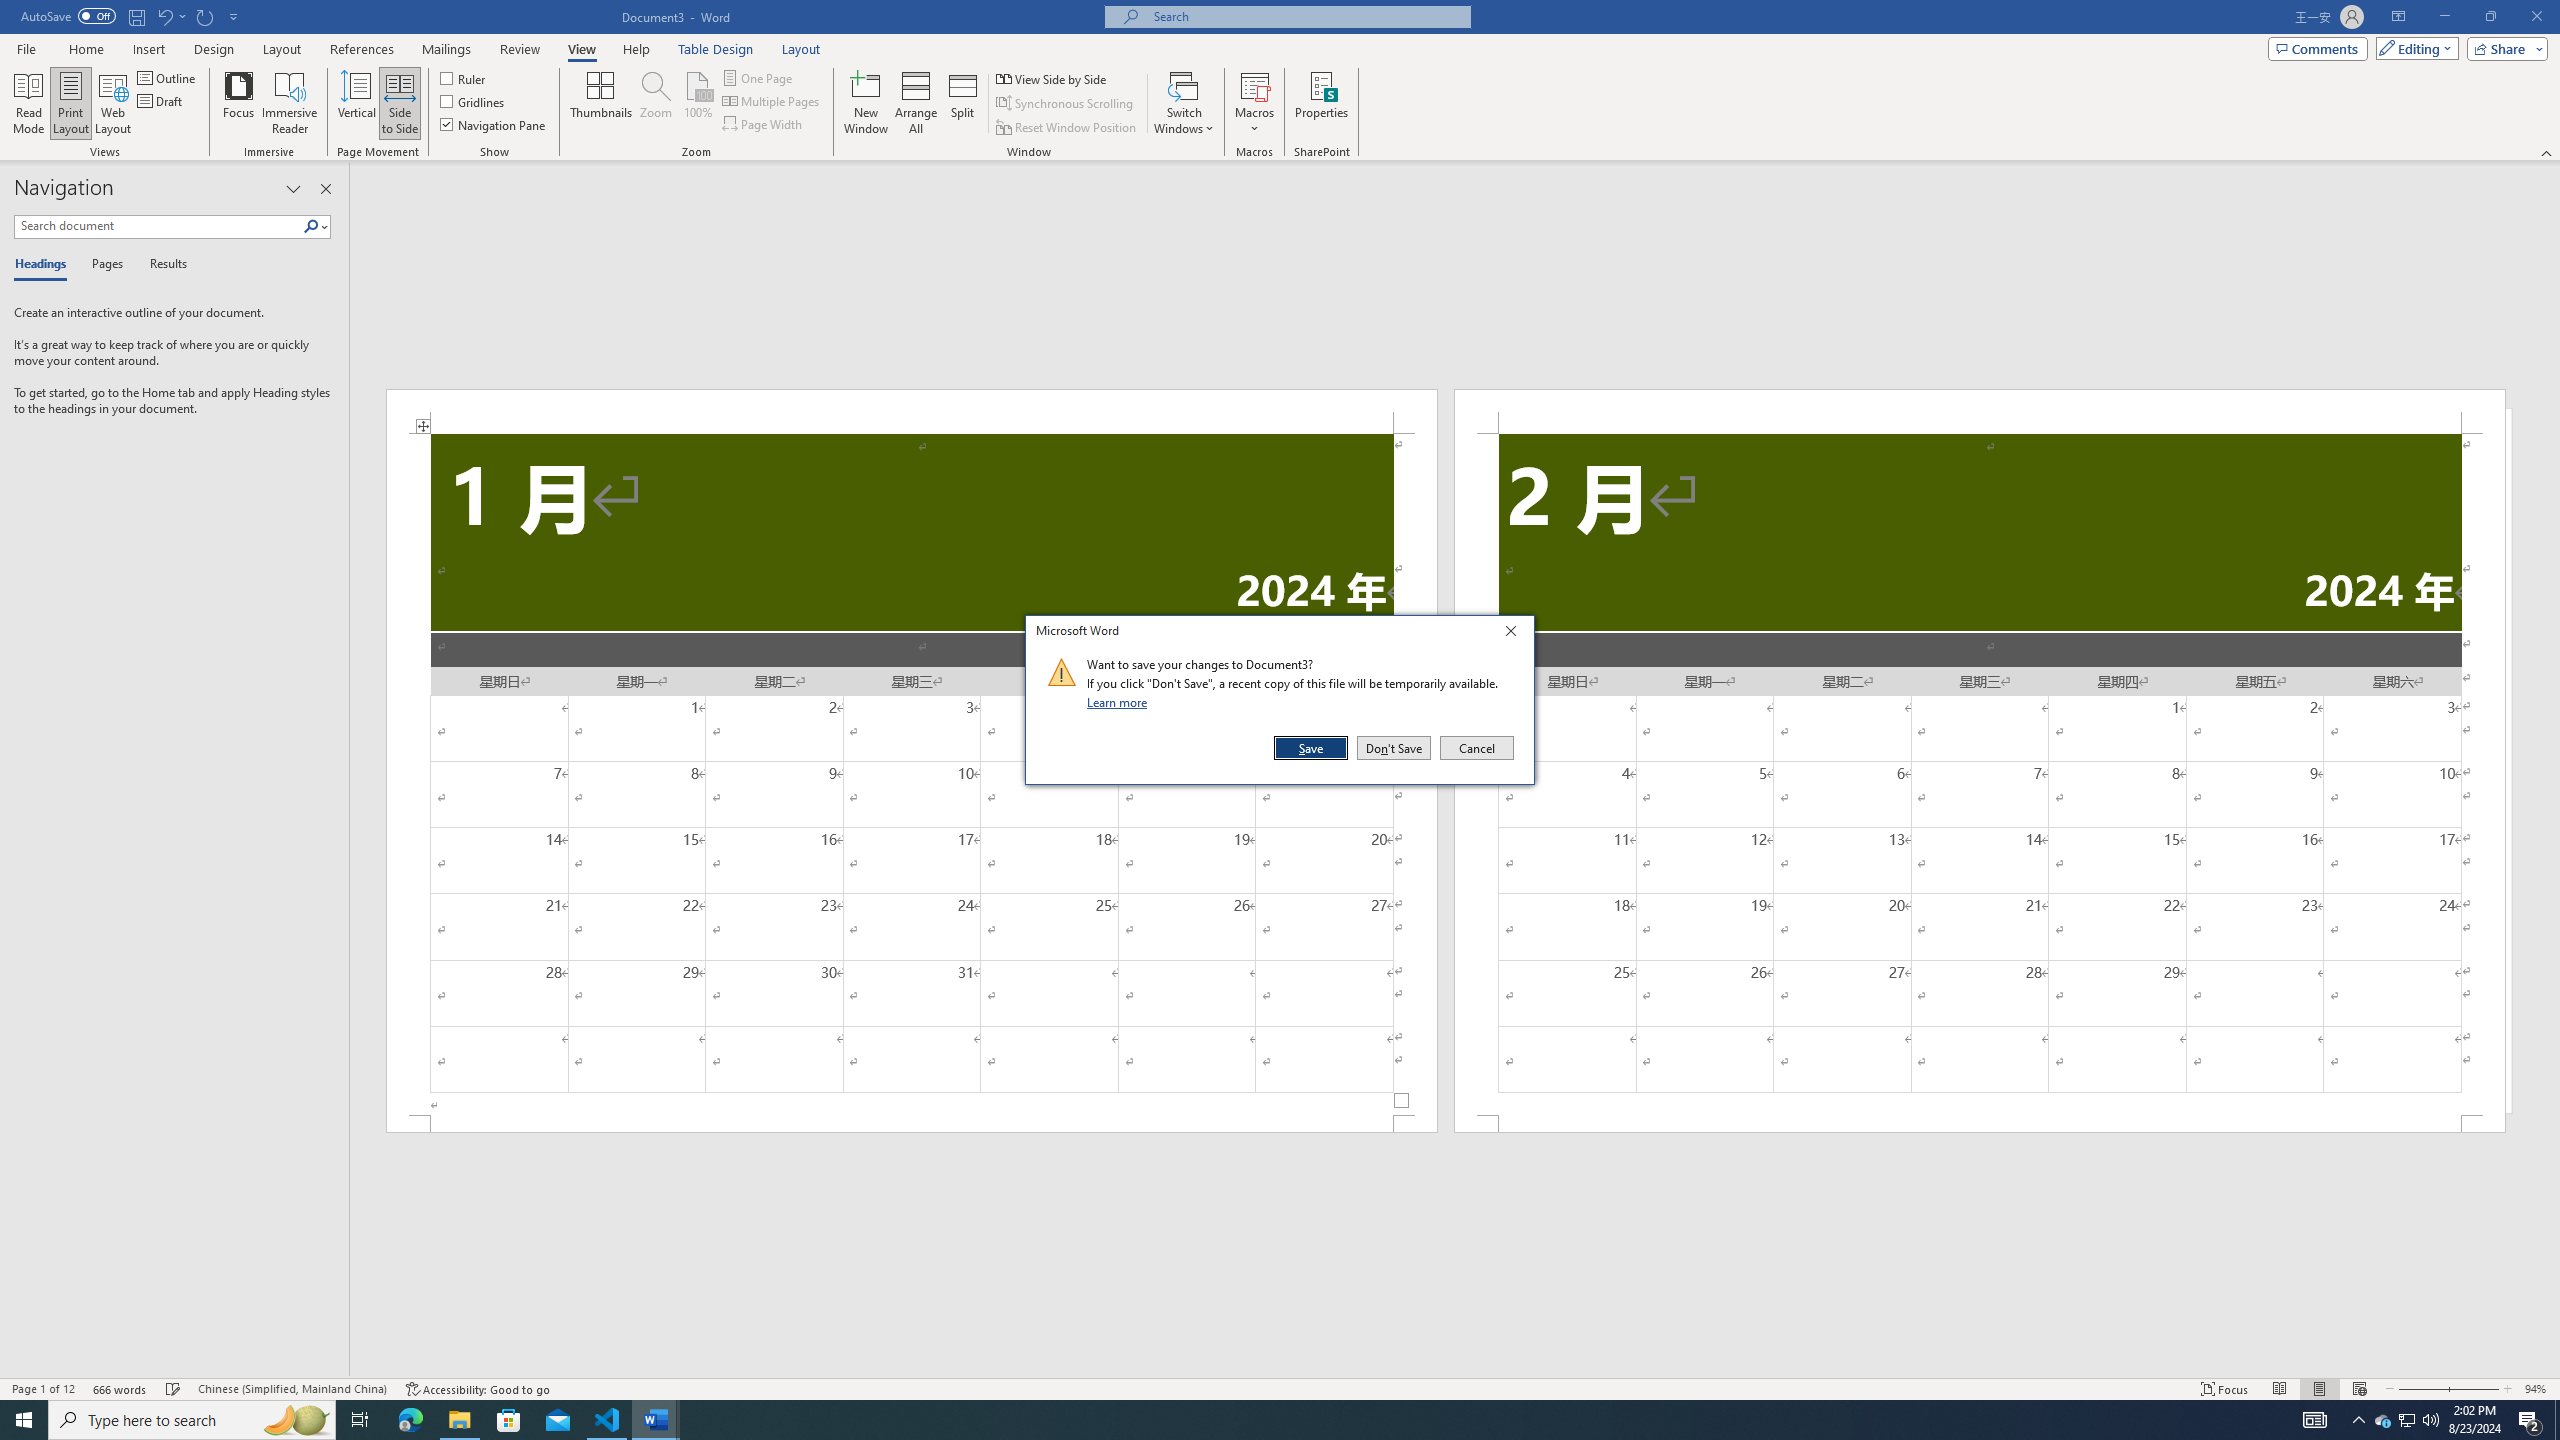  I want to click on 'Learn more', so click(1120, 701).